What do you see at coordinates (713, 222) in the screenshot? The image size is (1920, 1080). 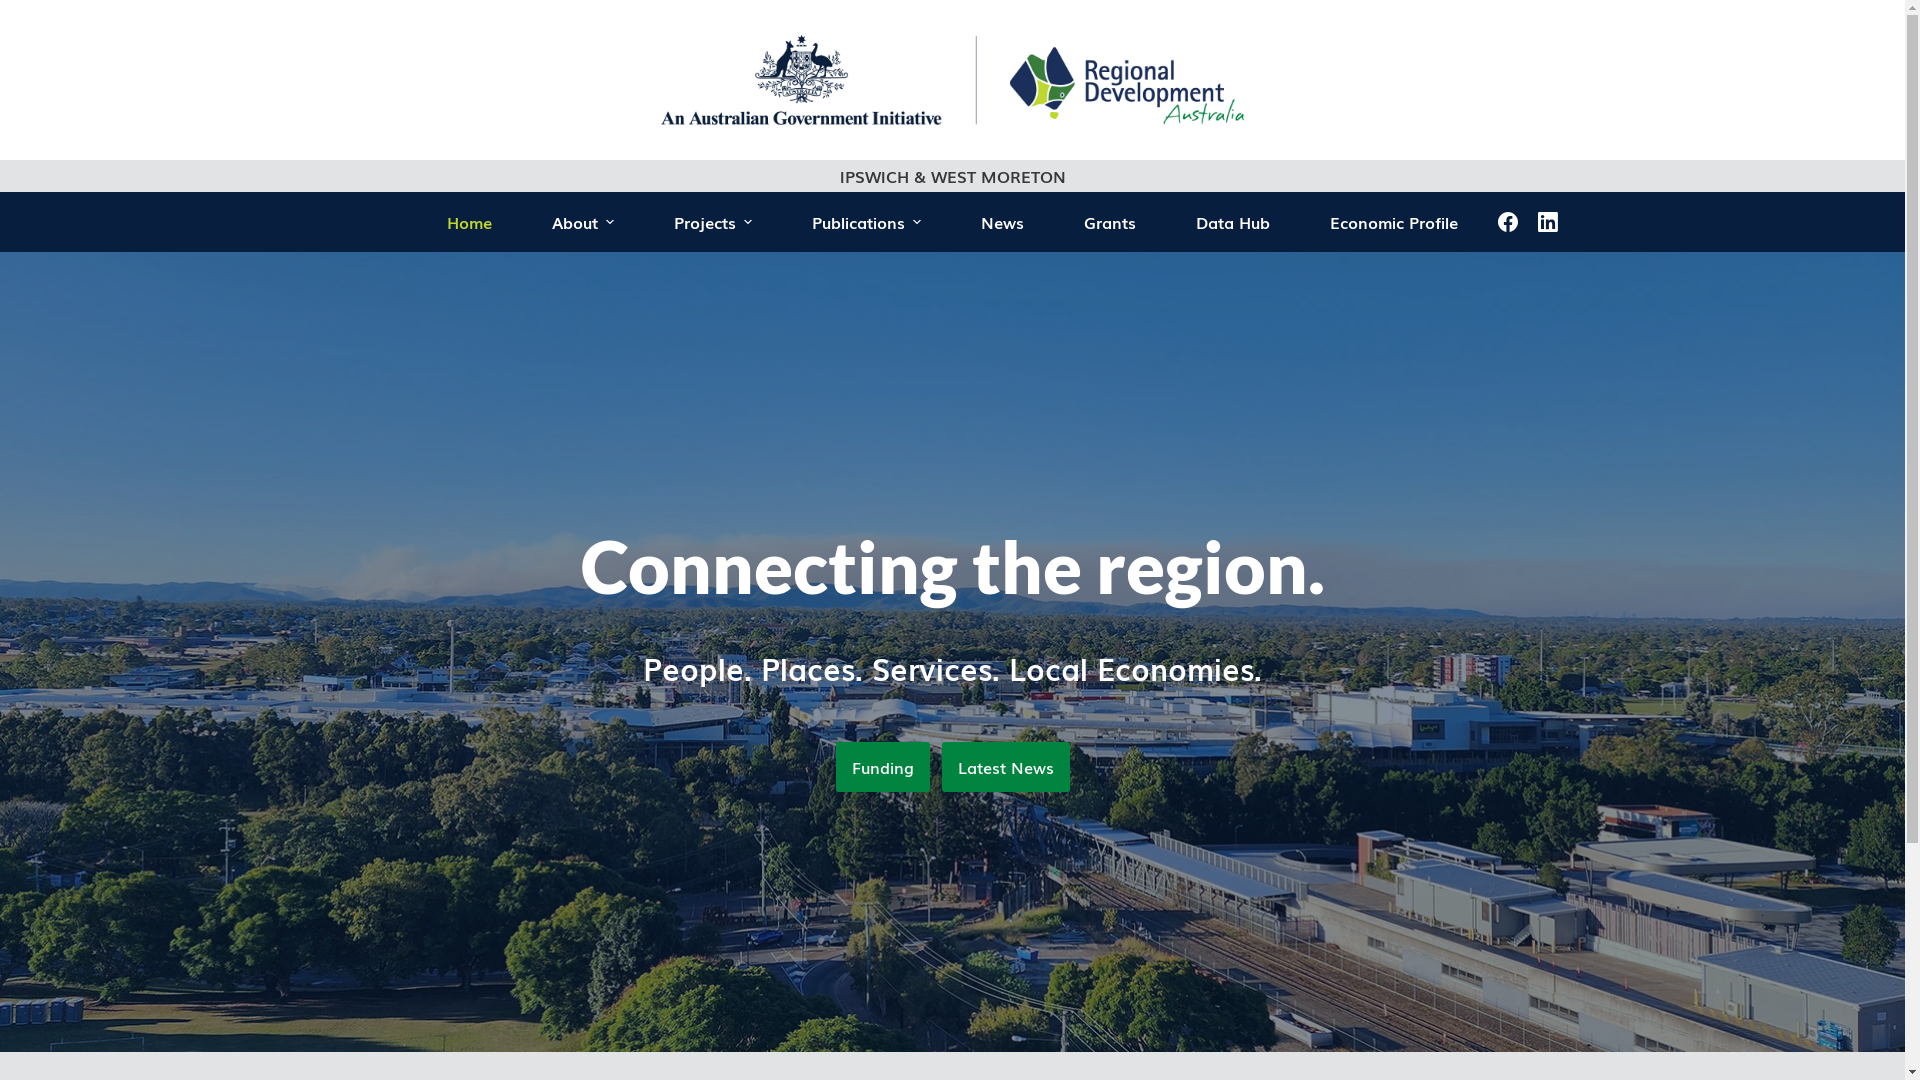 I see `'Projects'` at bounding box center [713, 222].